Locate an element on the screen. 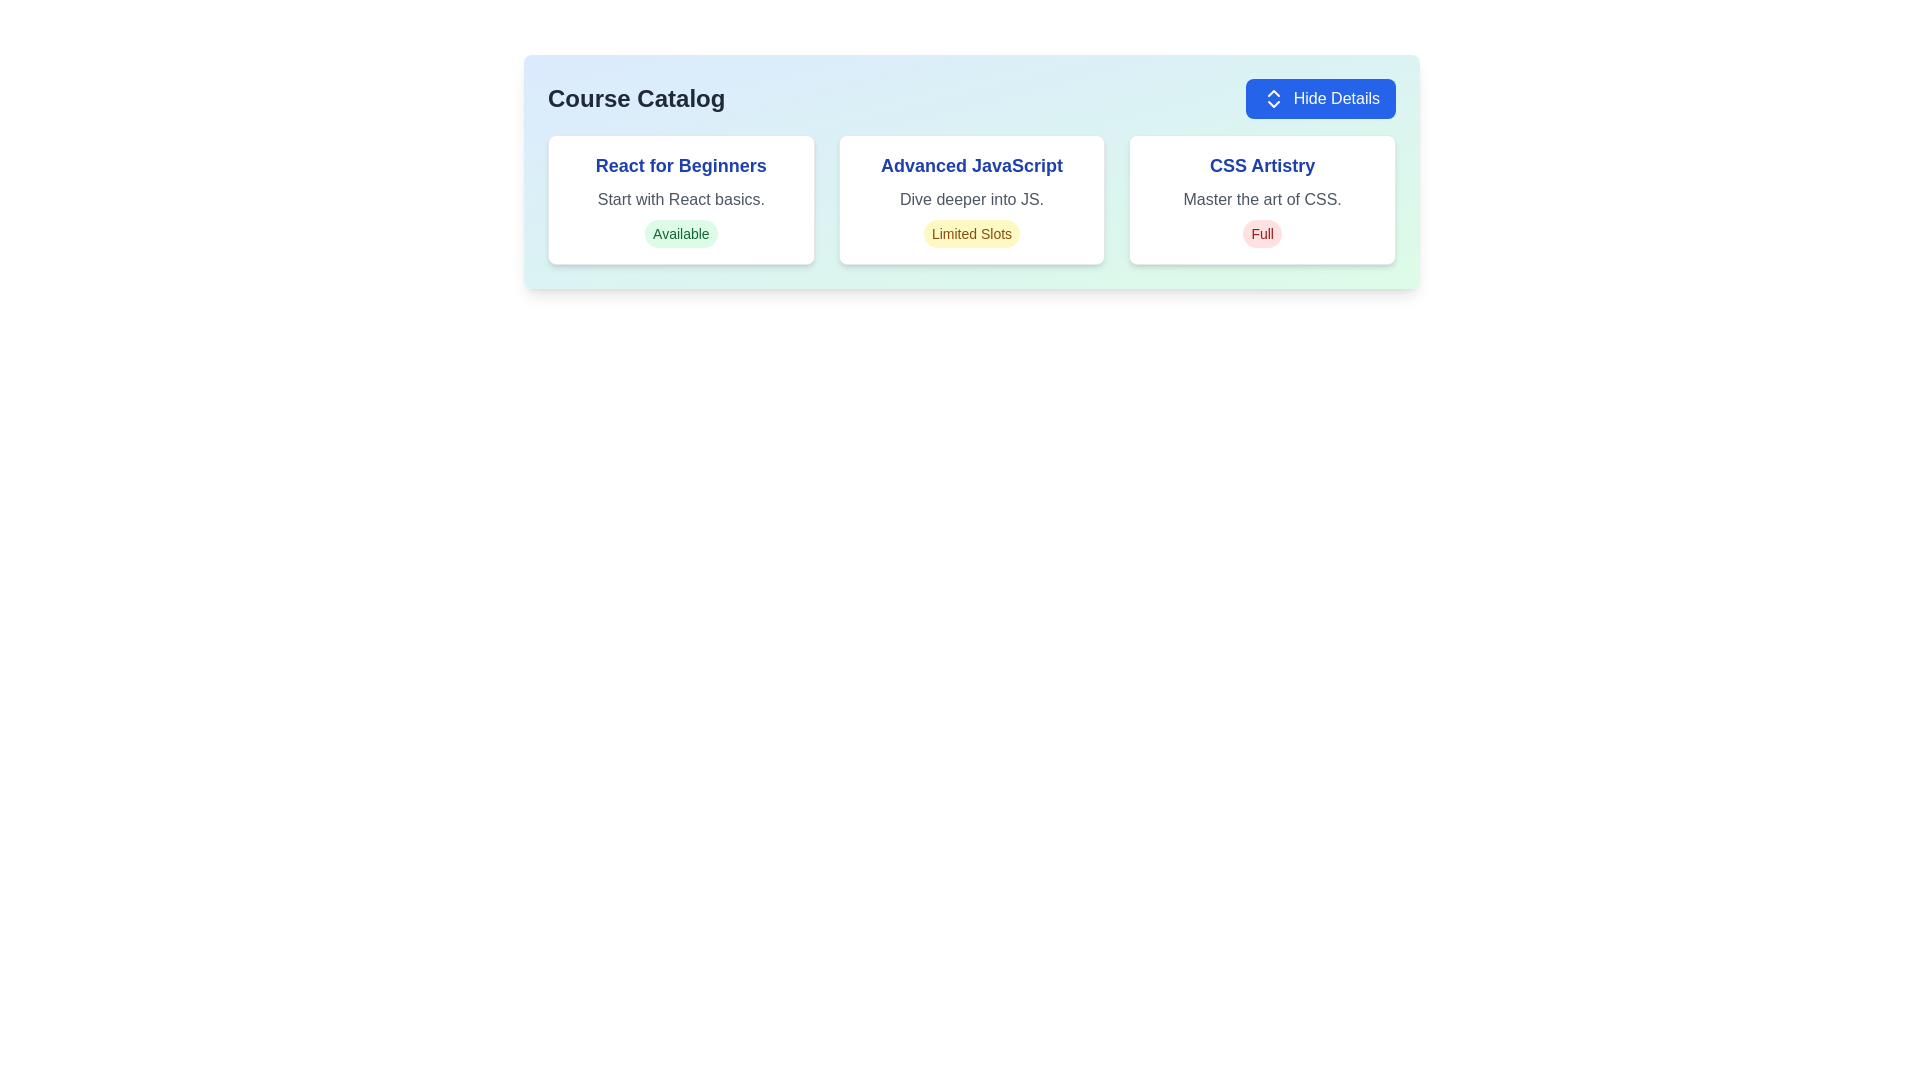 The image size is (1920, 1080). the non-interactive badge indicator within the 'Advanced JavaScript' card that indicates limited course slots, located below the description text 'Dive deeper into JS.' is located at coordinates (971, 233).